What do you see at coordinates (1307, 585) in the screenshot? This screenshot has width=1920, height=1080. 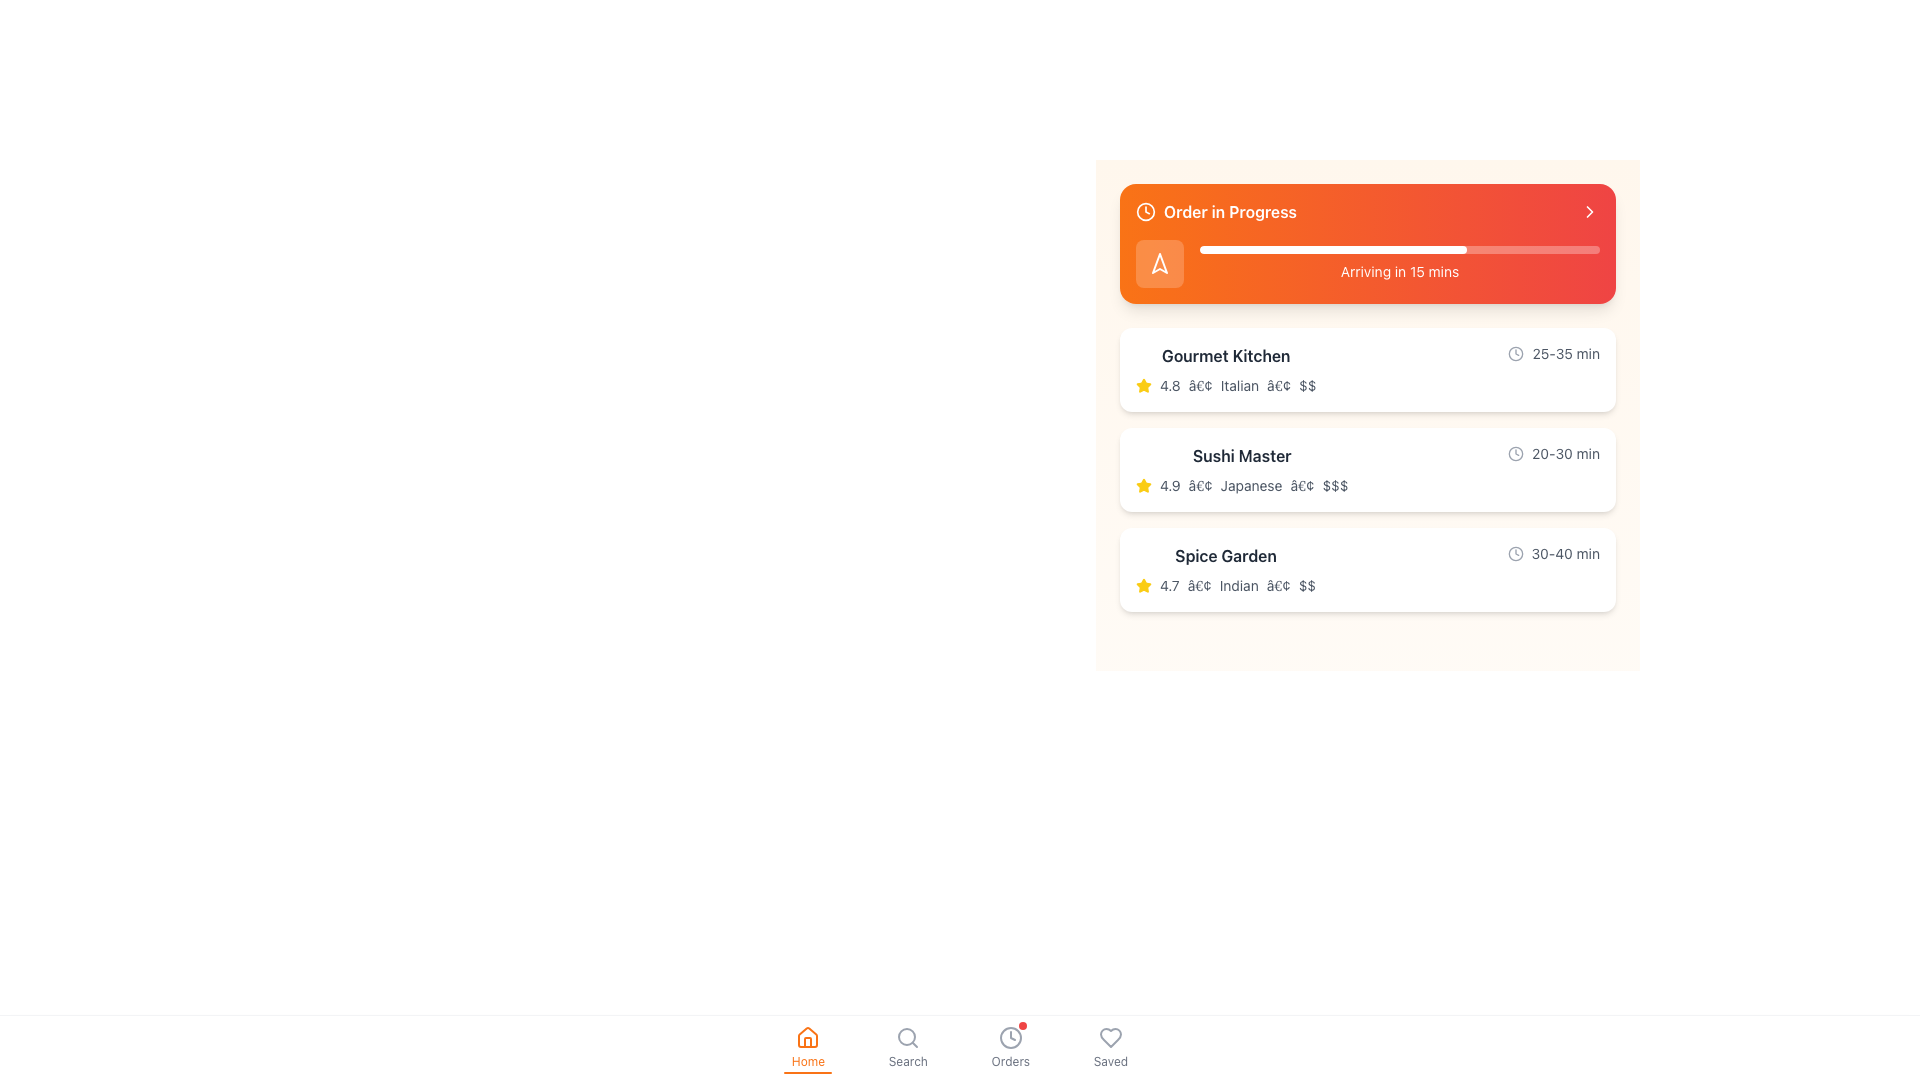 I see `the text label indicating the price range or cost level associated with the third listed restaurant entry, which shows '$$' after the category 'Indian'` at bounding box center [1307, 585].